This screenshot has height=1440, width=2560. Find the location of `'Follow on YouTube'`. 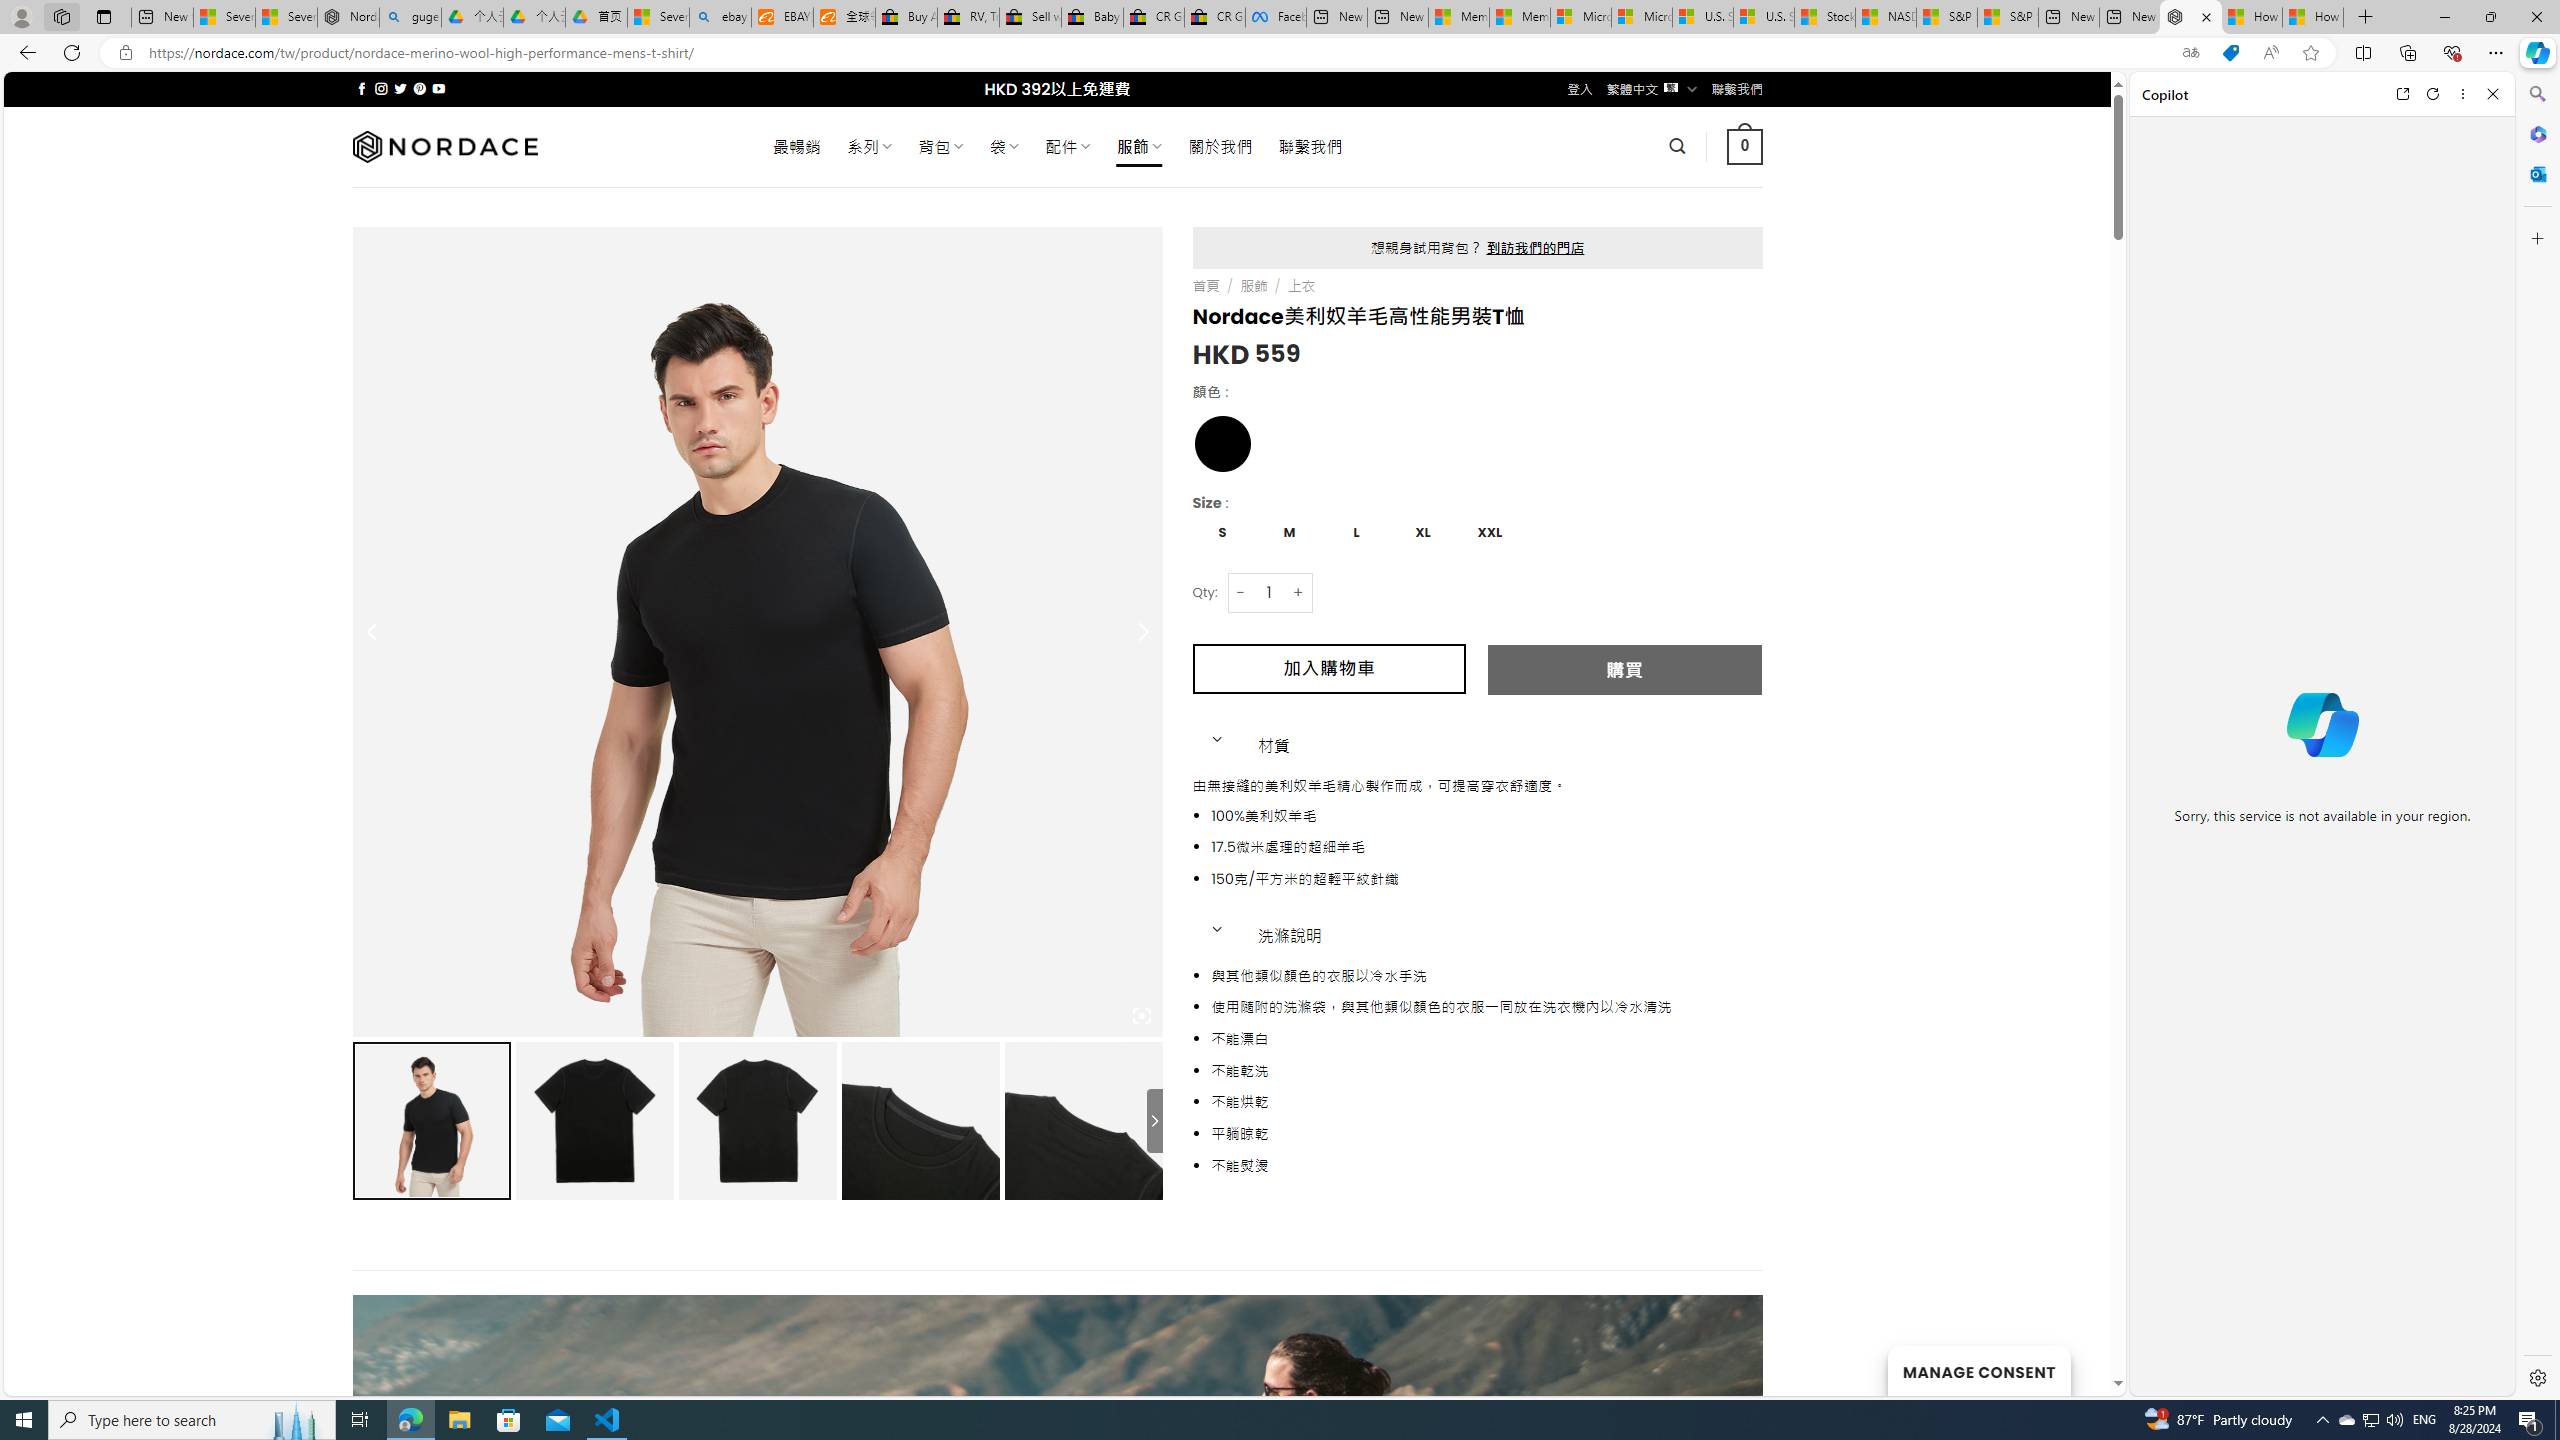

'Follow on YouTube' is located at coordinates (439, 88).